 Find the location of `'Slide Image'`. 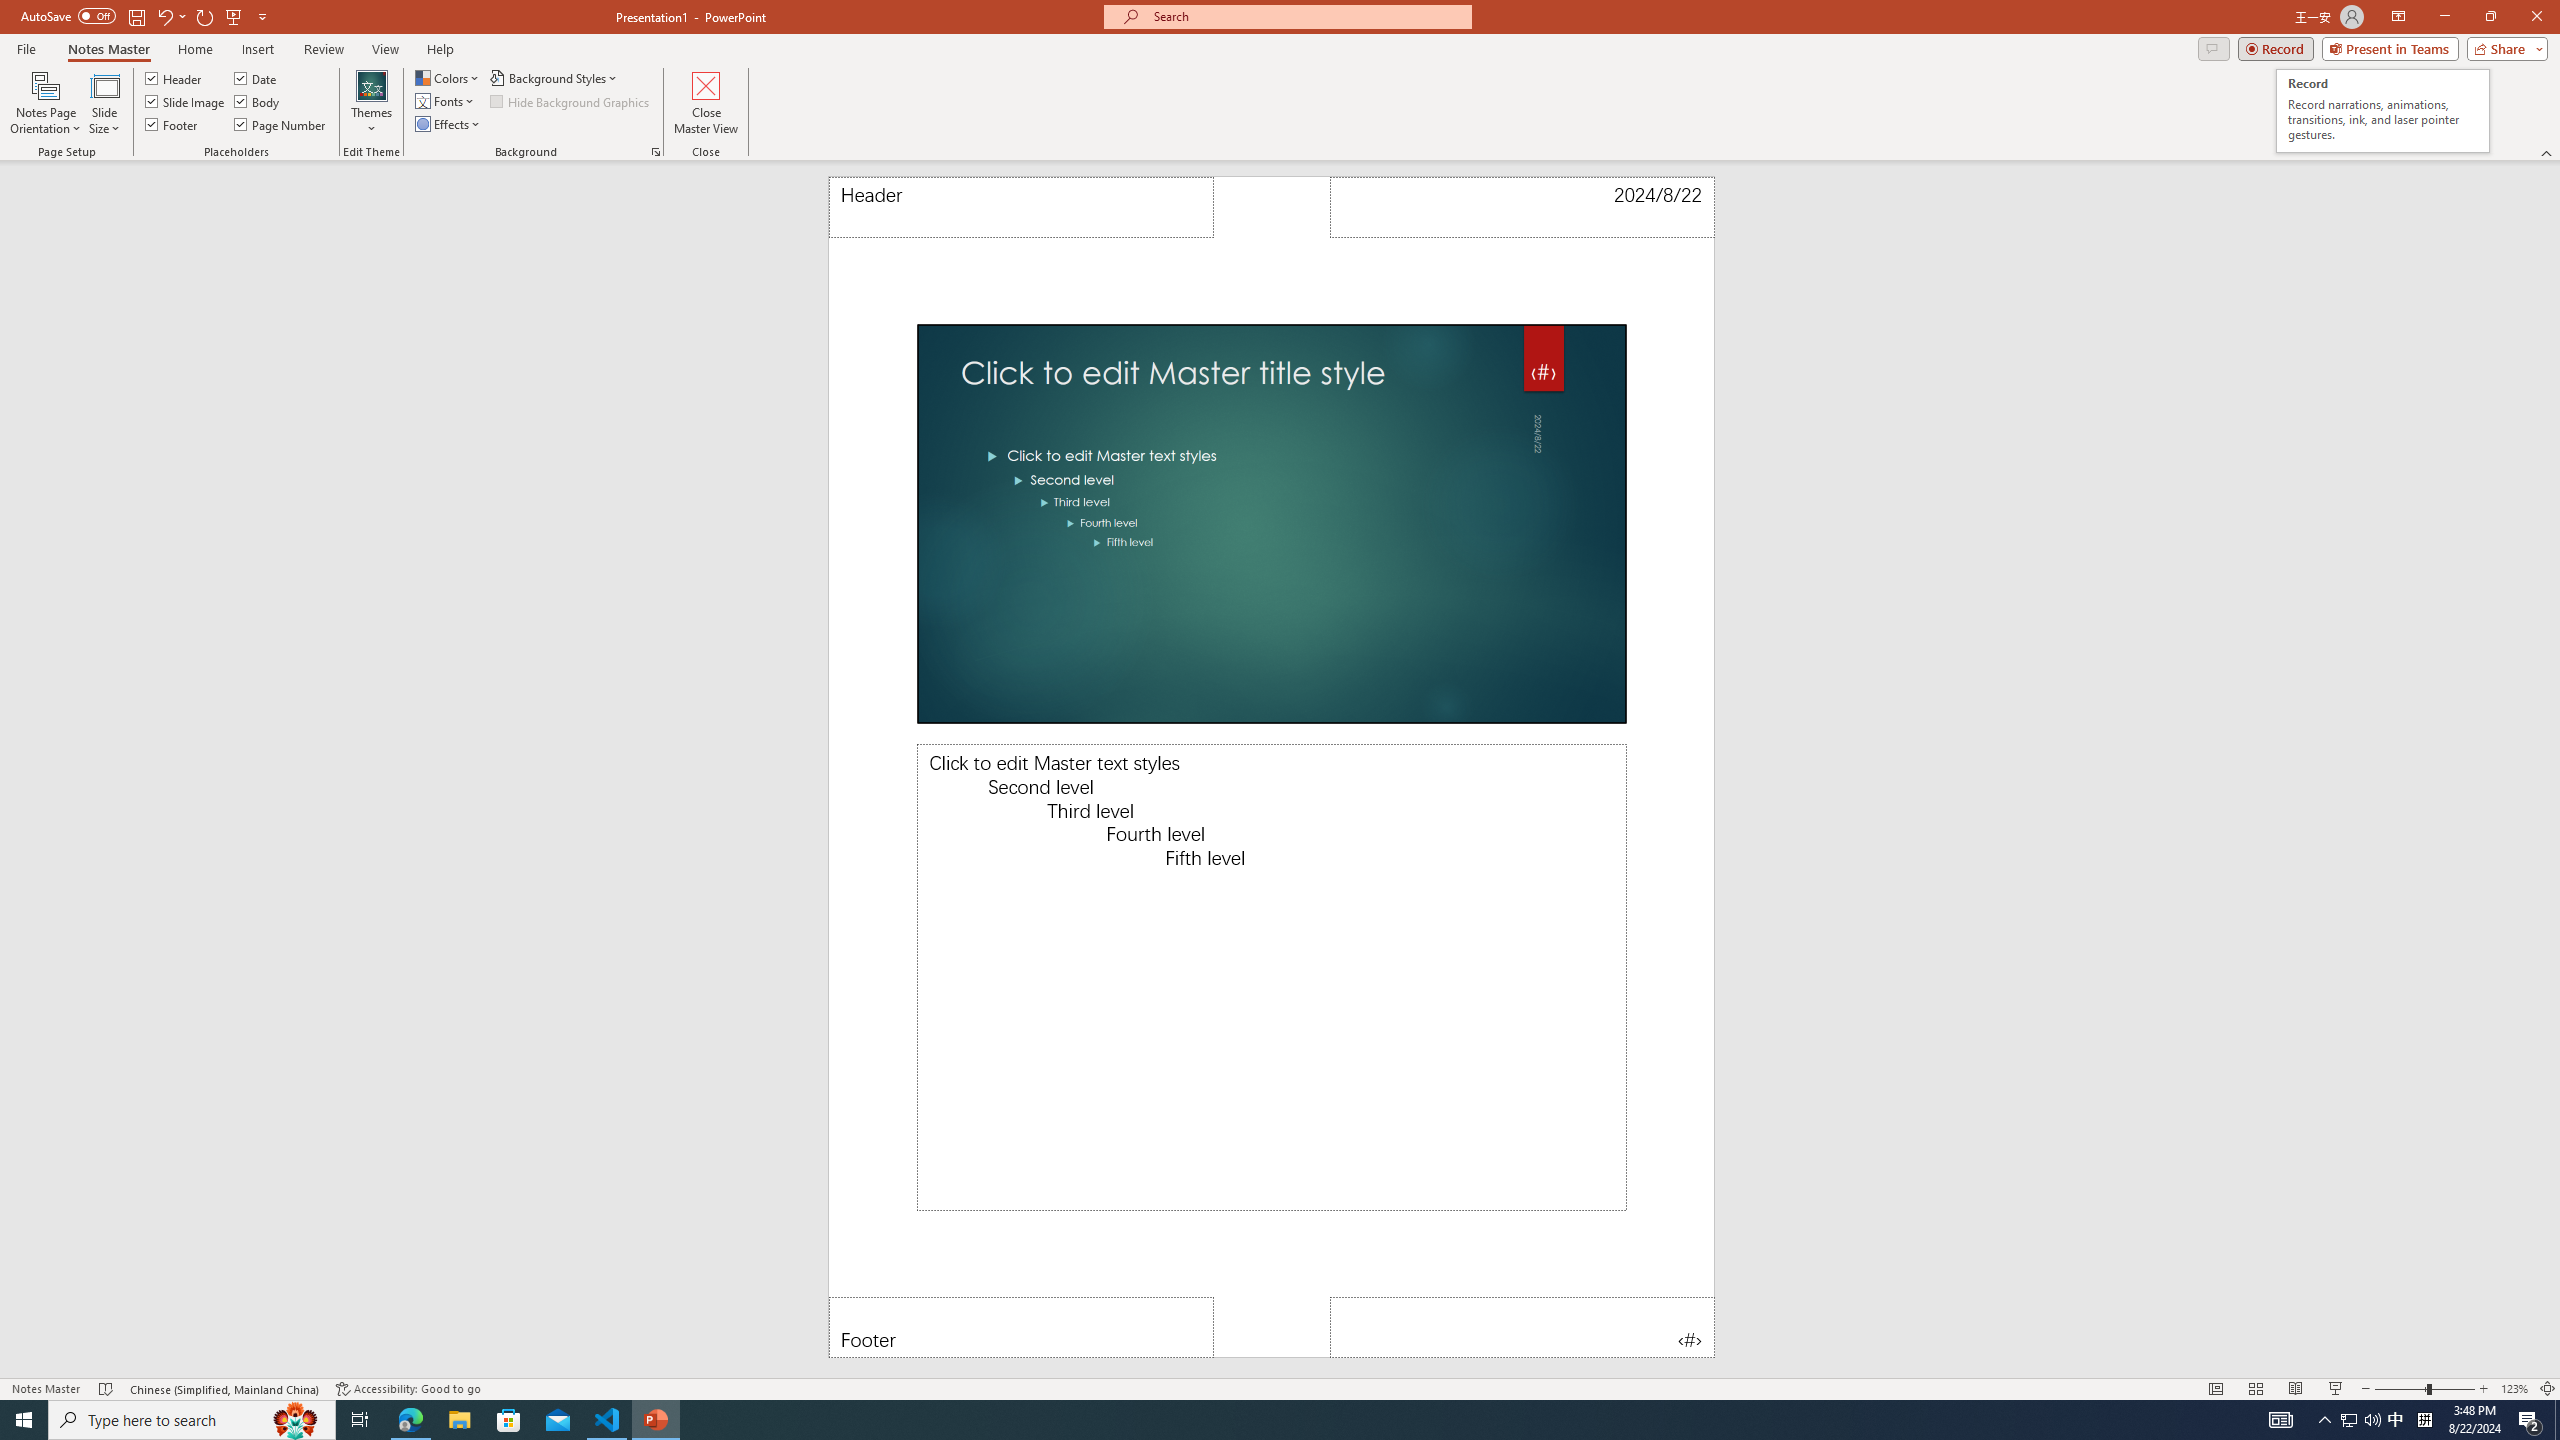

'Slide Image' is located at coordinates (184, 99).